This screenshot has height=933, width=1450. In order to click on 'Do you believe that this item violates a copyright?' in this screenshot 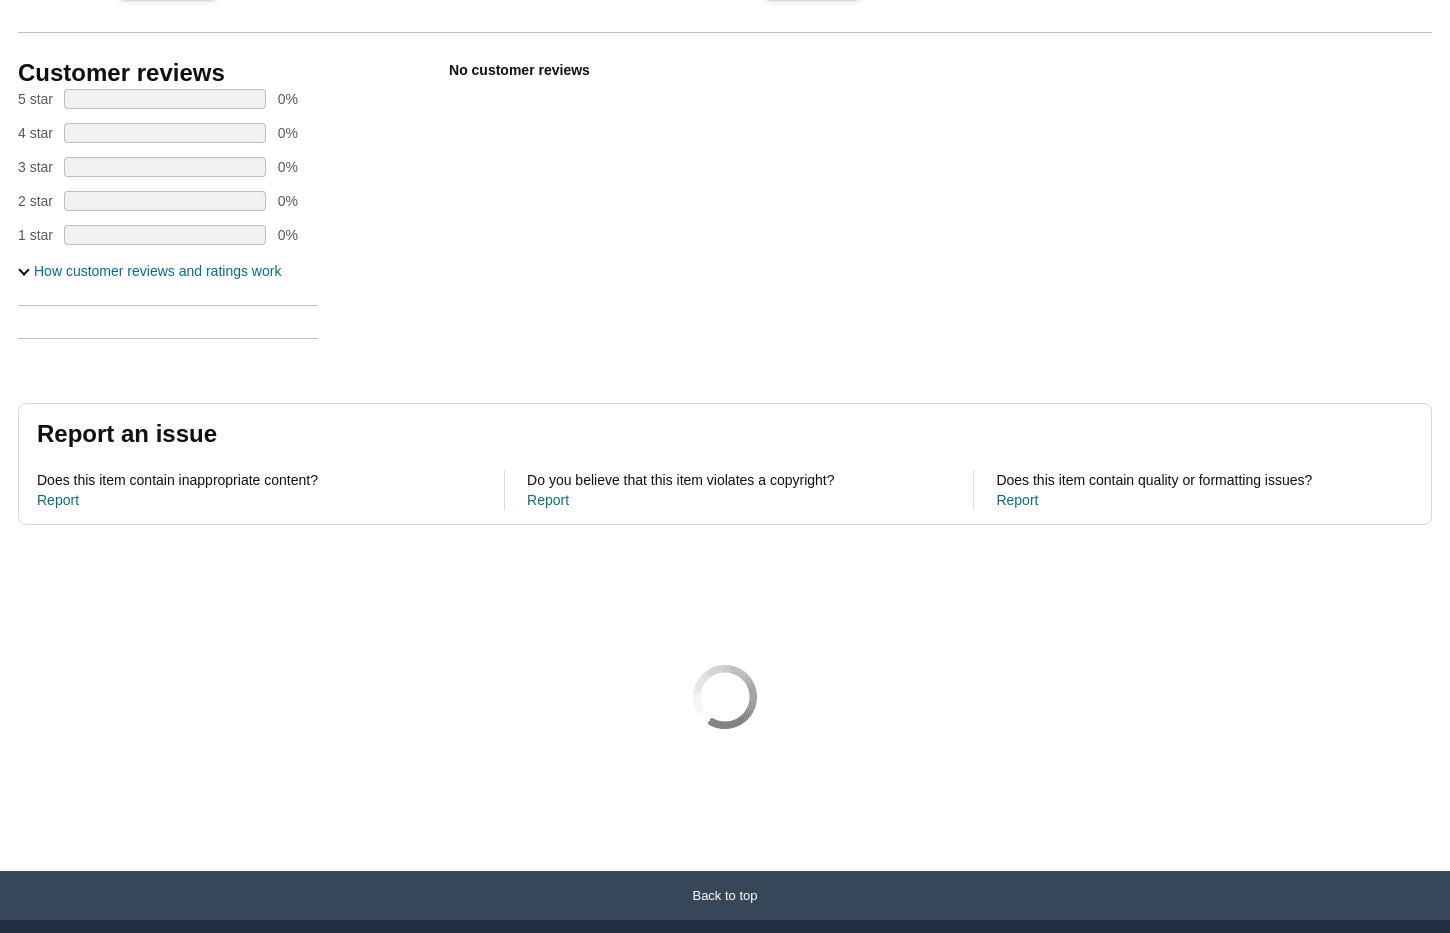, I will do `click(526, 480)`.